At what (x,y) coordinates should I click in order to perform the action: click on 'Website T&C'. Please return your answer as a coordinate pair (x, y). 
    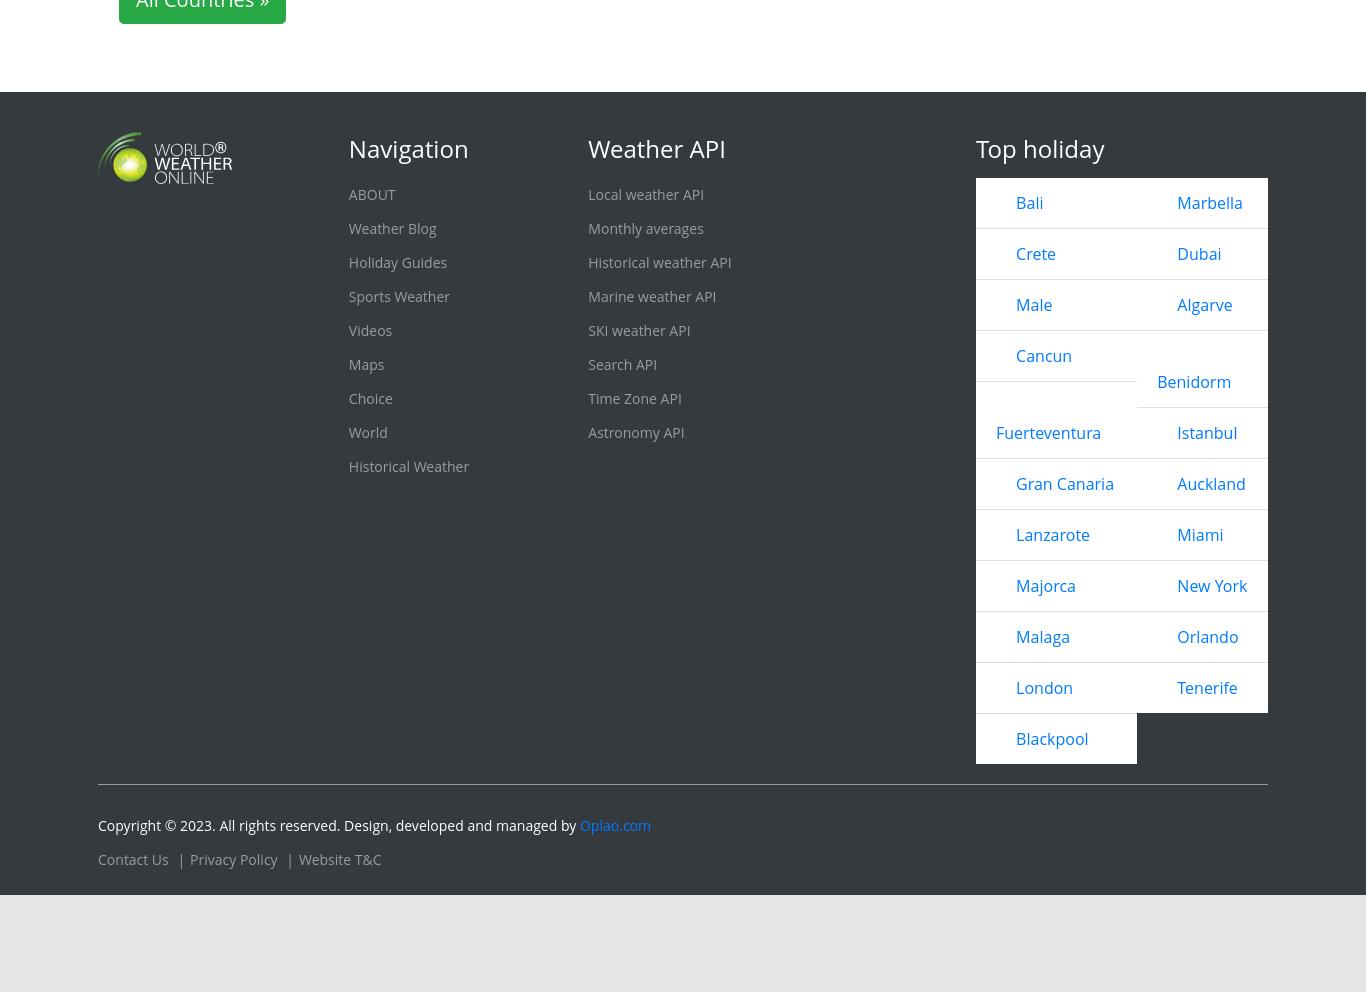
    Looking at the image, I should click on (298, 857).